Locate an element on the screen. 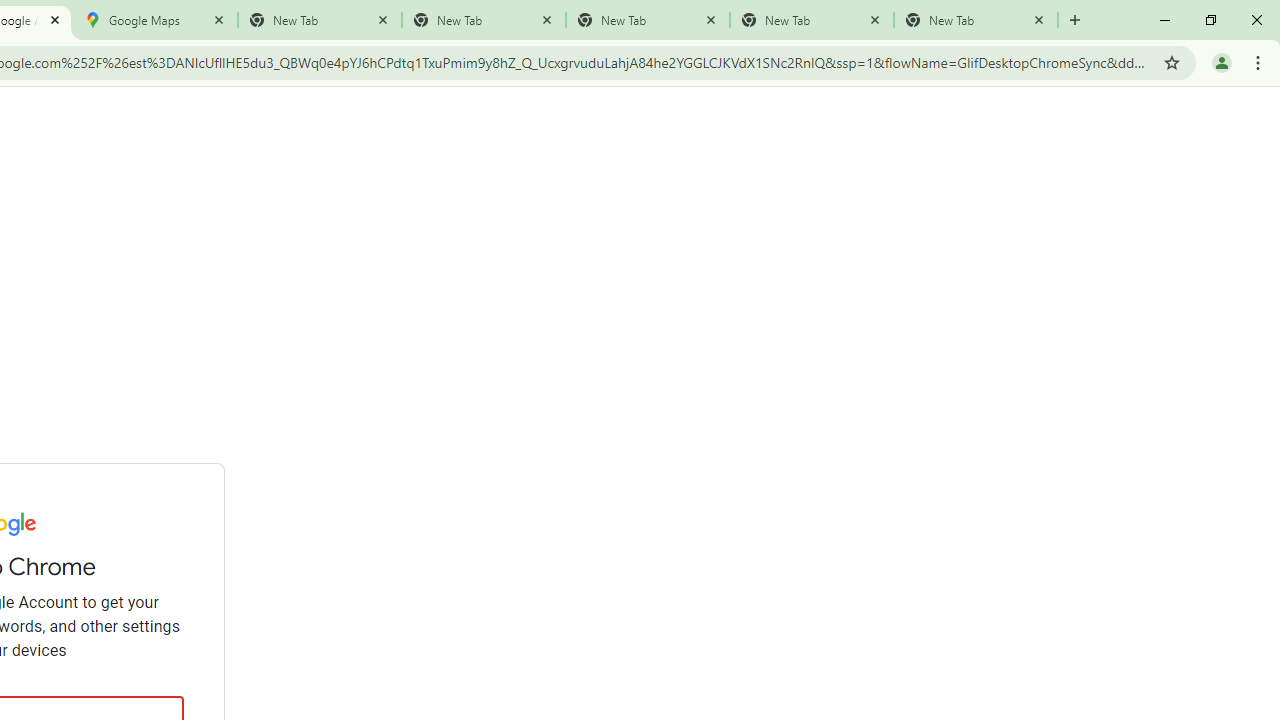 The image size is (1280, 720). 'Restore' is located at coordinates (1209, 20).